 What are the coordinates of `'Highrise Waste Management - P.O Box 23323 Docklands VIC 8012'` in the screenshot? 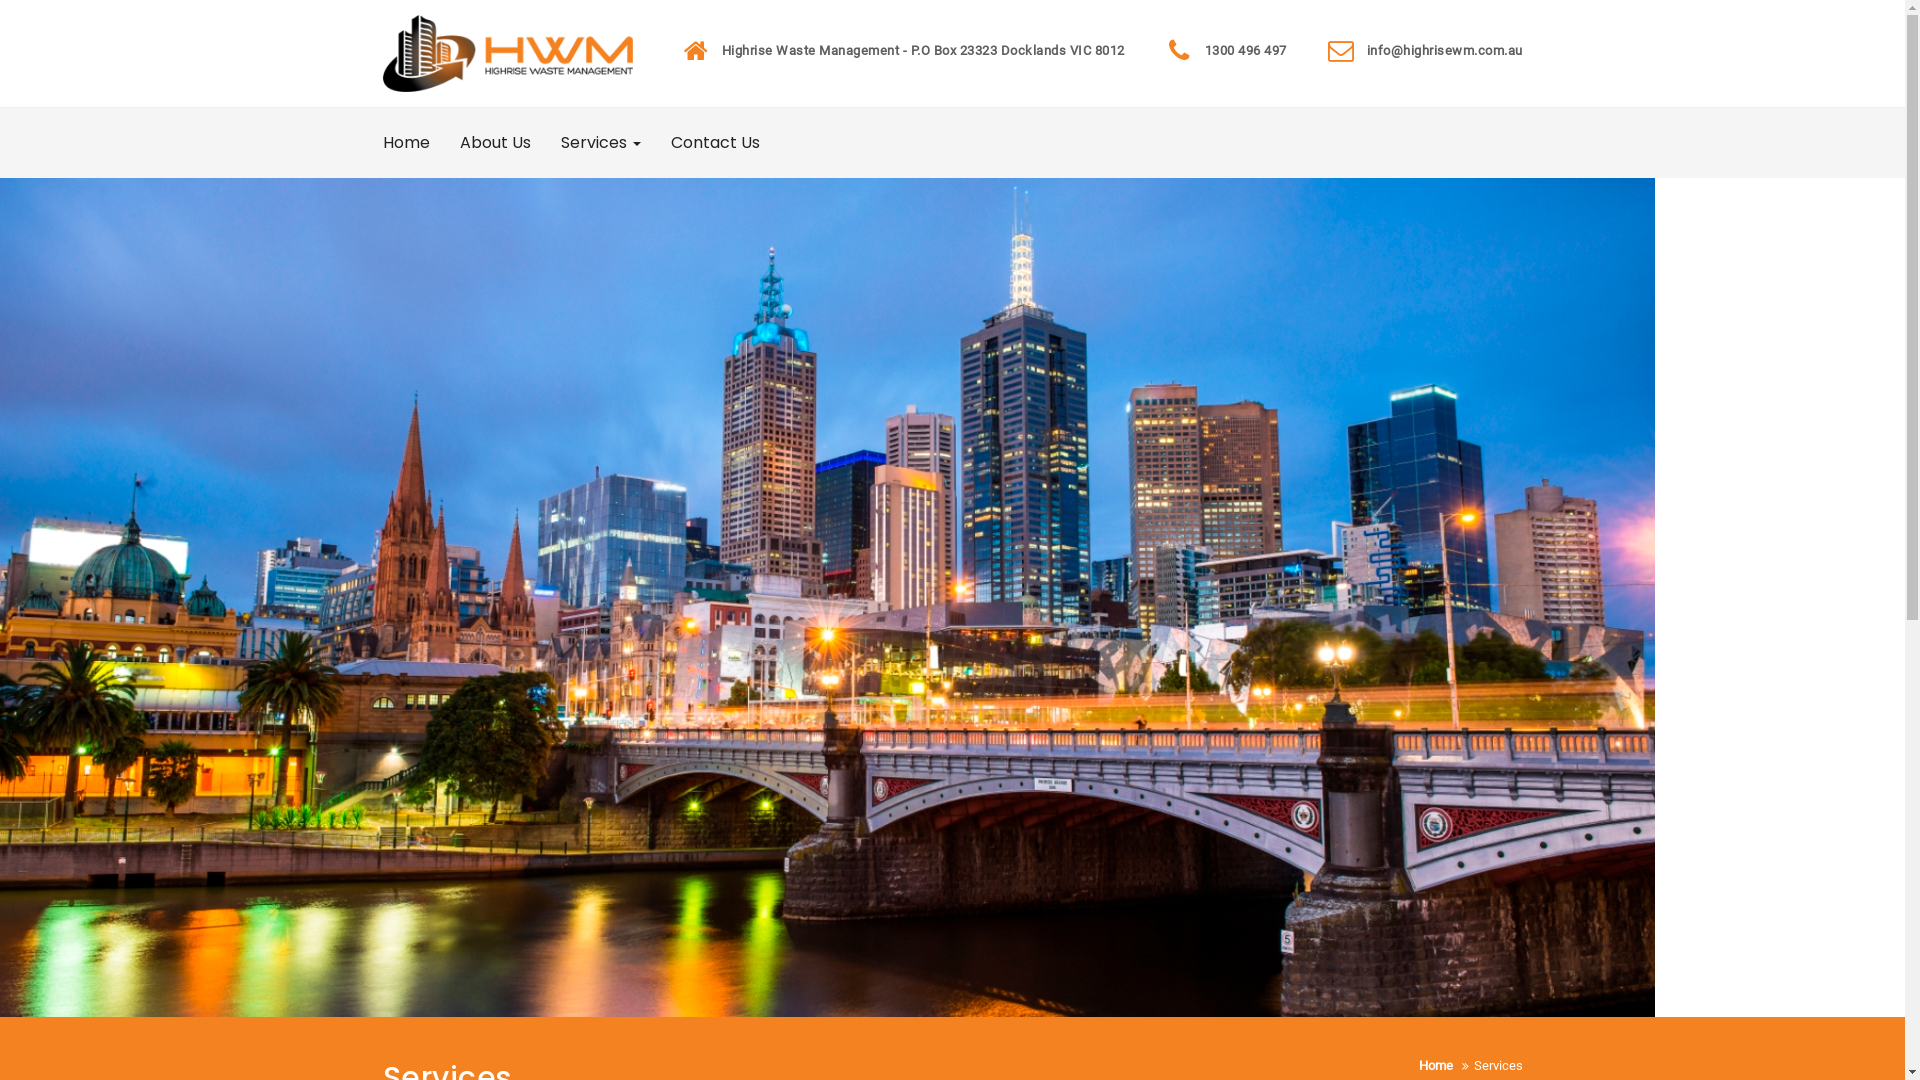 It's located at (922, 49).